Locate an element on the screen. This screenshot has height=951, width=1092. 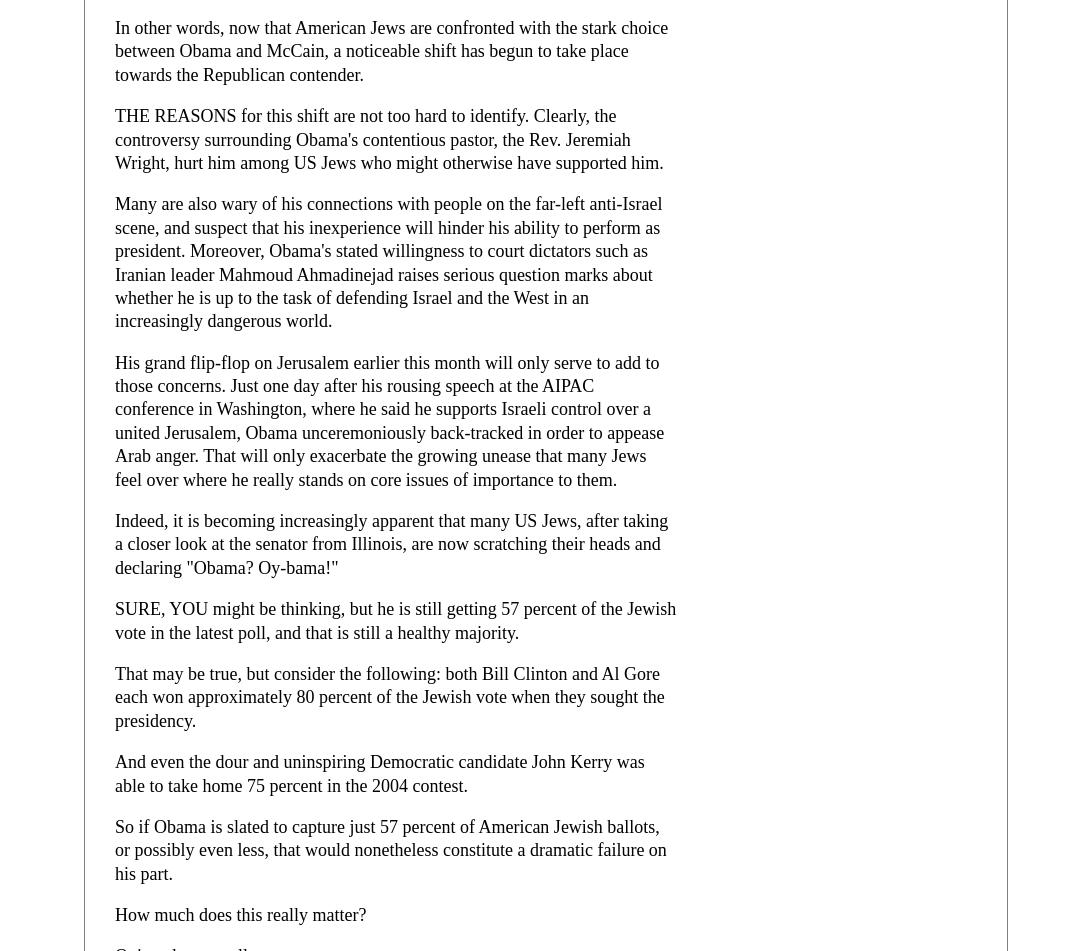
'His grand flip-flop on Jerusalem earlier this month will only serve to add to those concerns. Just one day after his rousing speech at the AIPAC conference in Washington, where he said he supports Israeli control over a united Jerusalem, Obama unceremoniously back-tracked in order to appease Arab anger. That will only exacerbate the growing unease that many Jews feel over where he really stands on core issues of importance to them.' is located at coordinates (389, 420).